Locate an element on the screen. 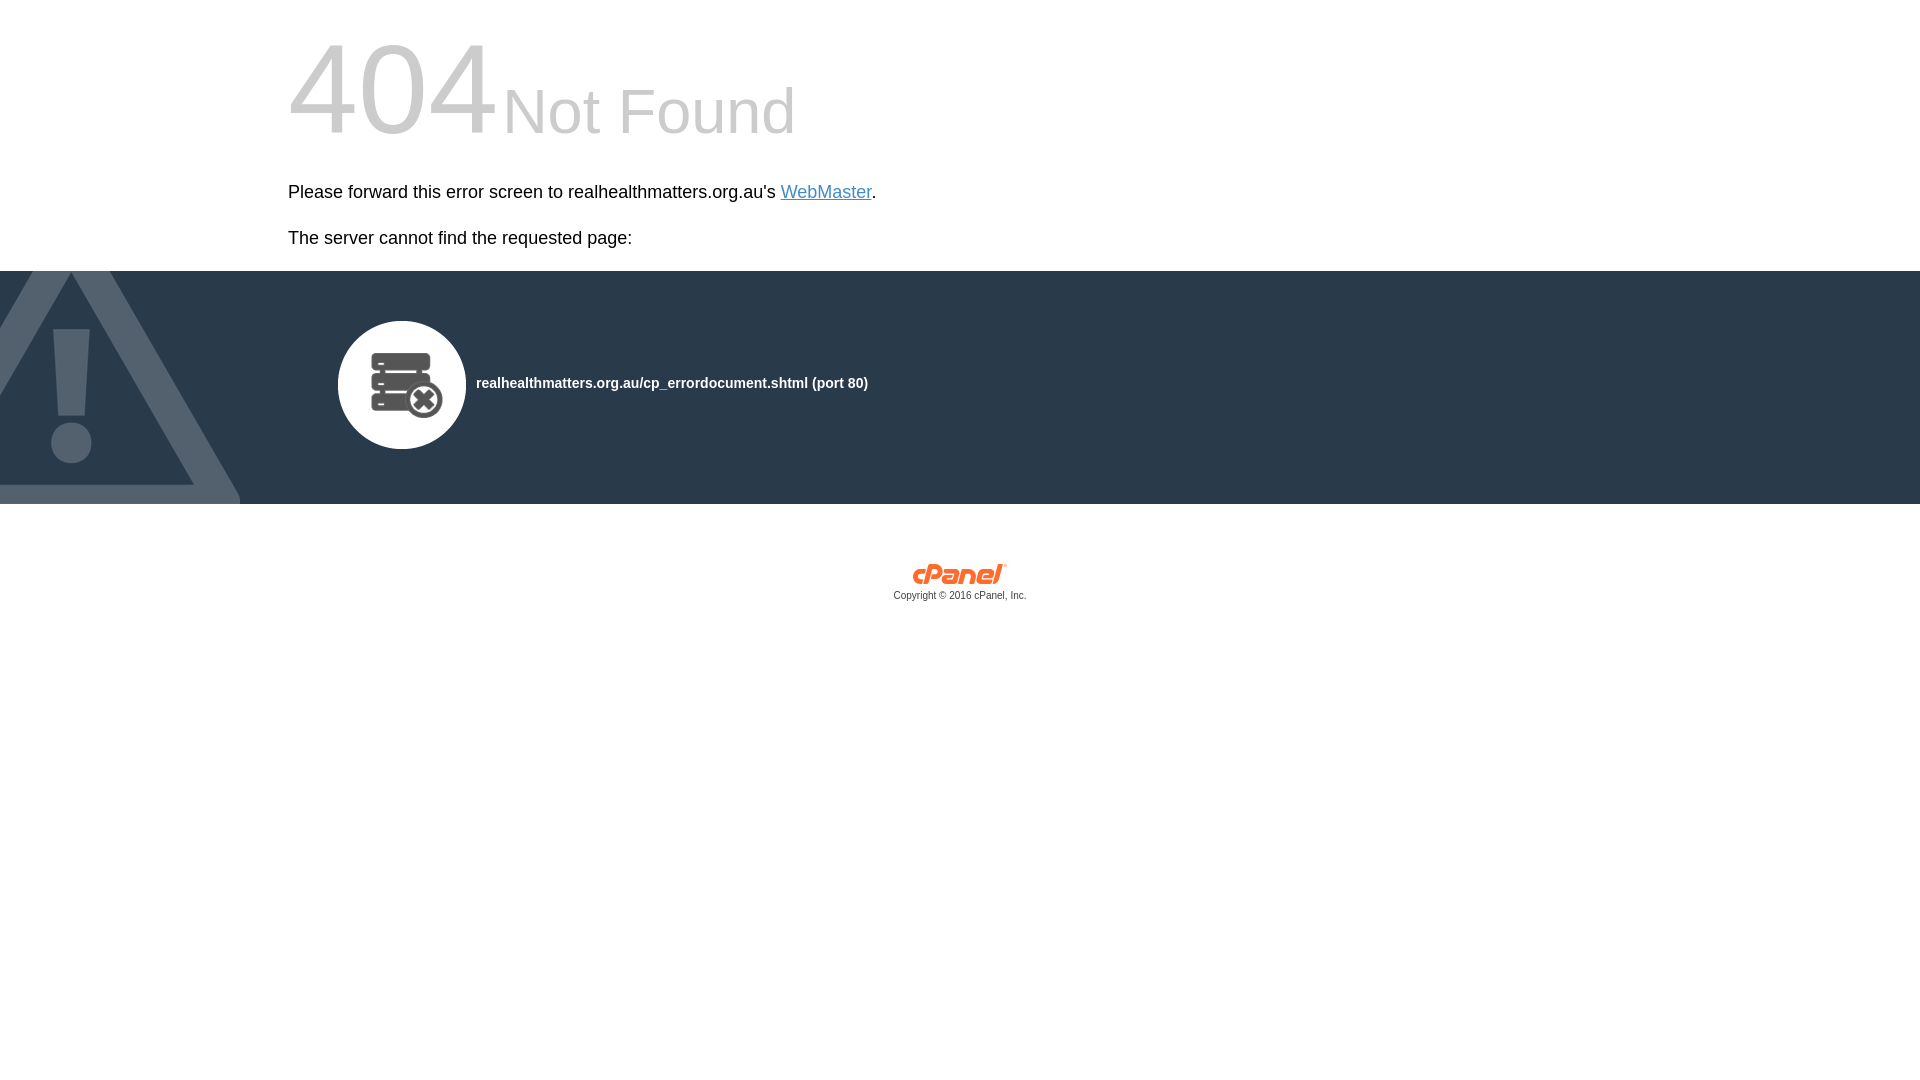  'WebMaster' is located at coordinates (826, 192).